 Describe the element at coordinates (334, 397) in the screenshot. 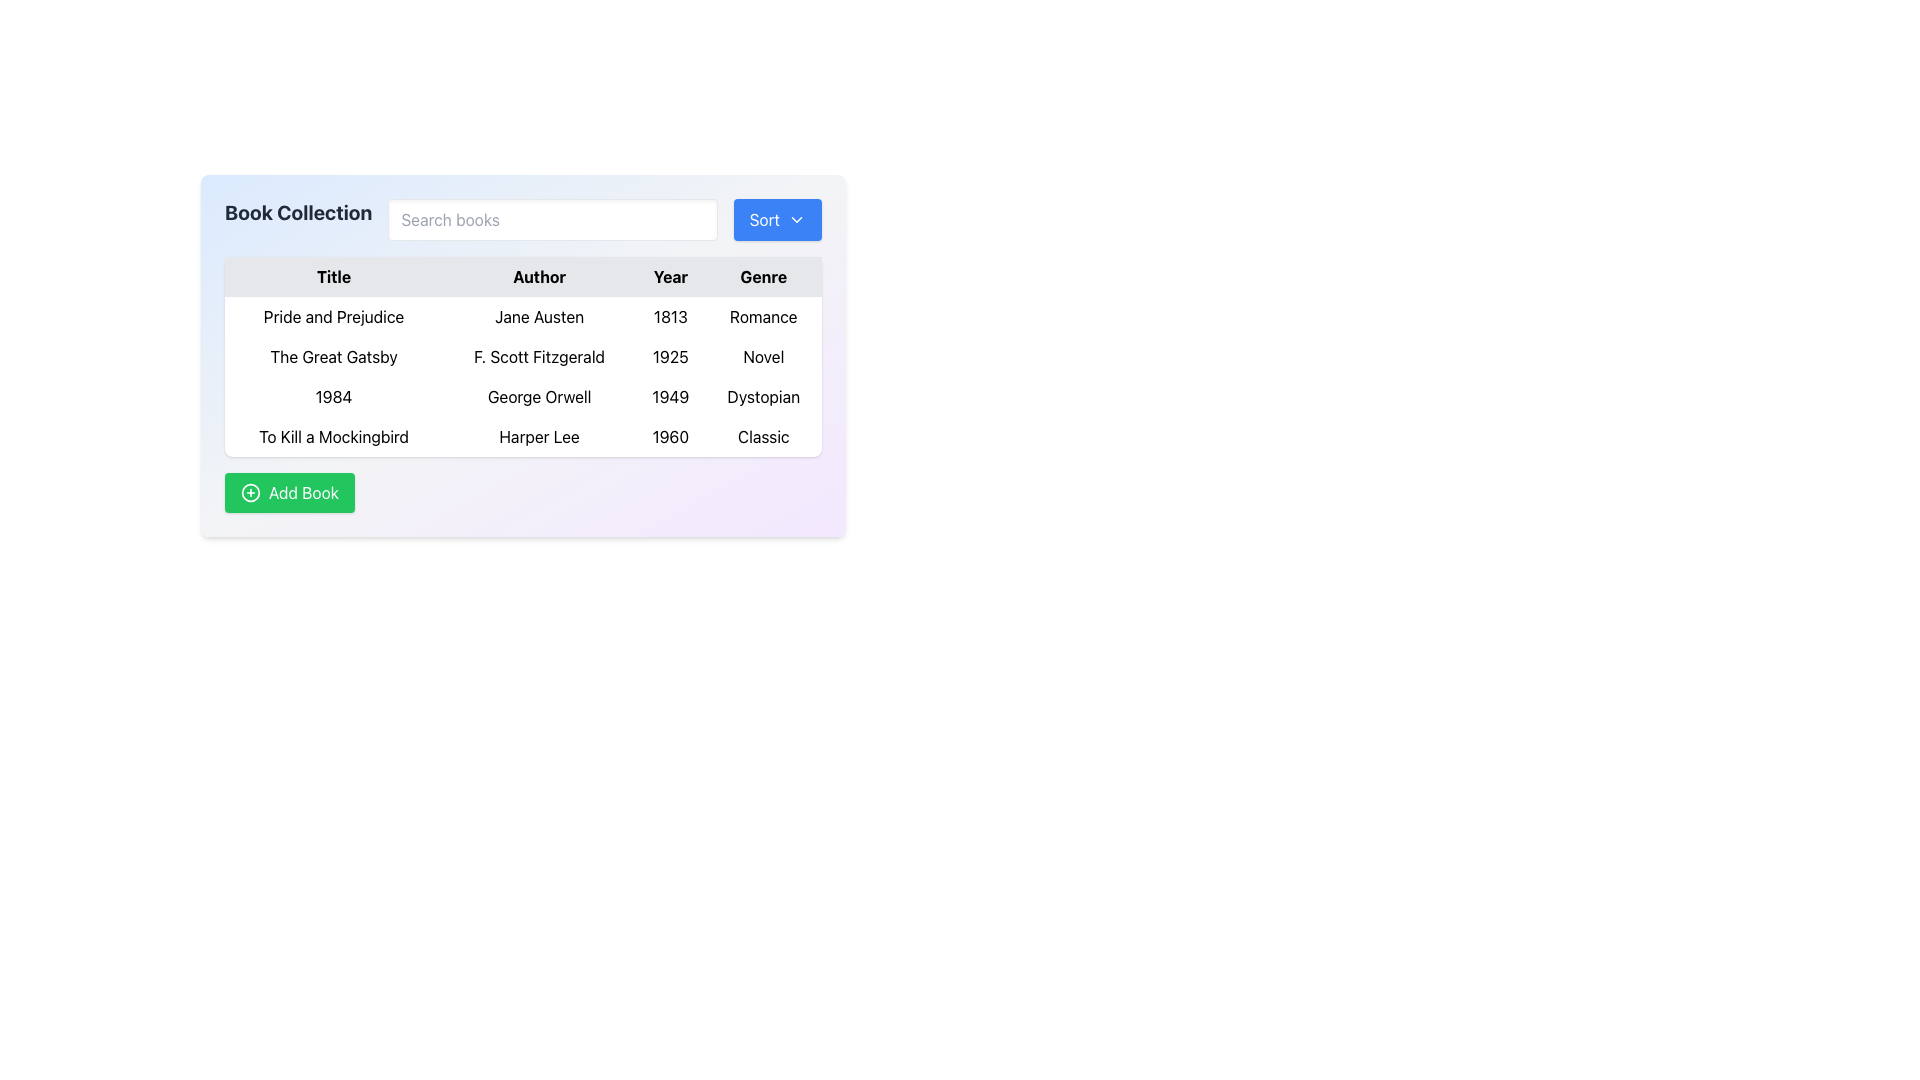

I see `the text label displaying the title '1984' in the first cell of the third row under the 'Title' column of the table` at that location.